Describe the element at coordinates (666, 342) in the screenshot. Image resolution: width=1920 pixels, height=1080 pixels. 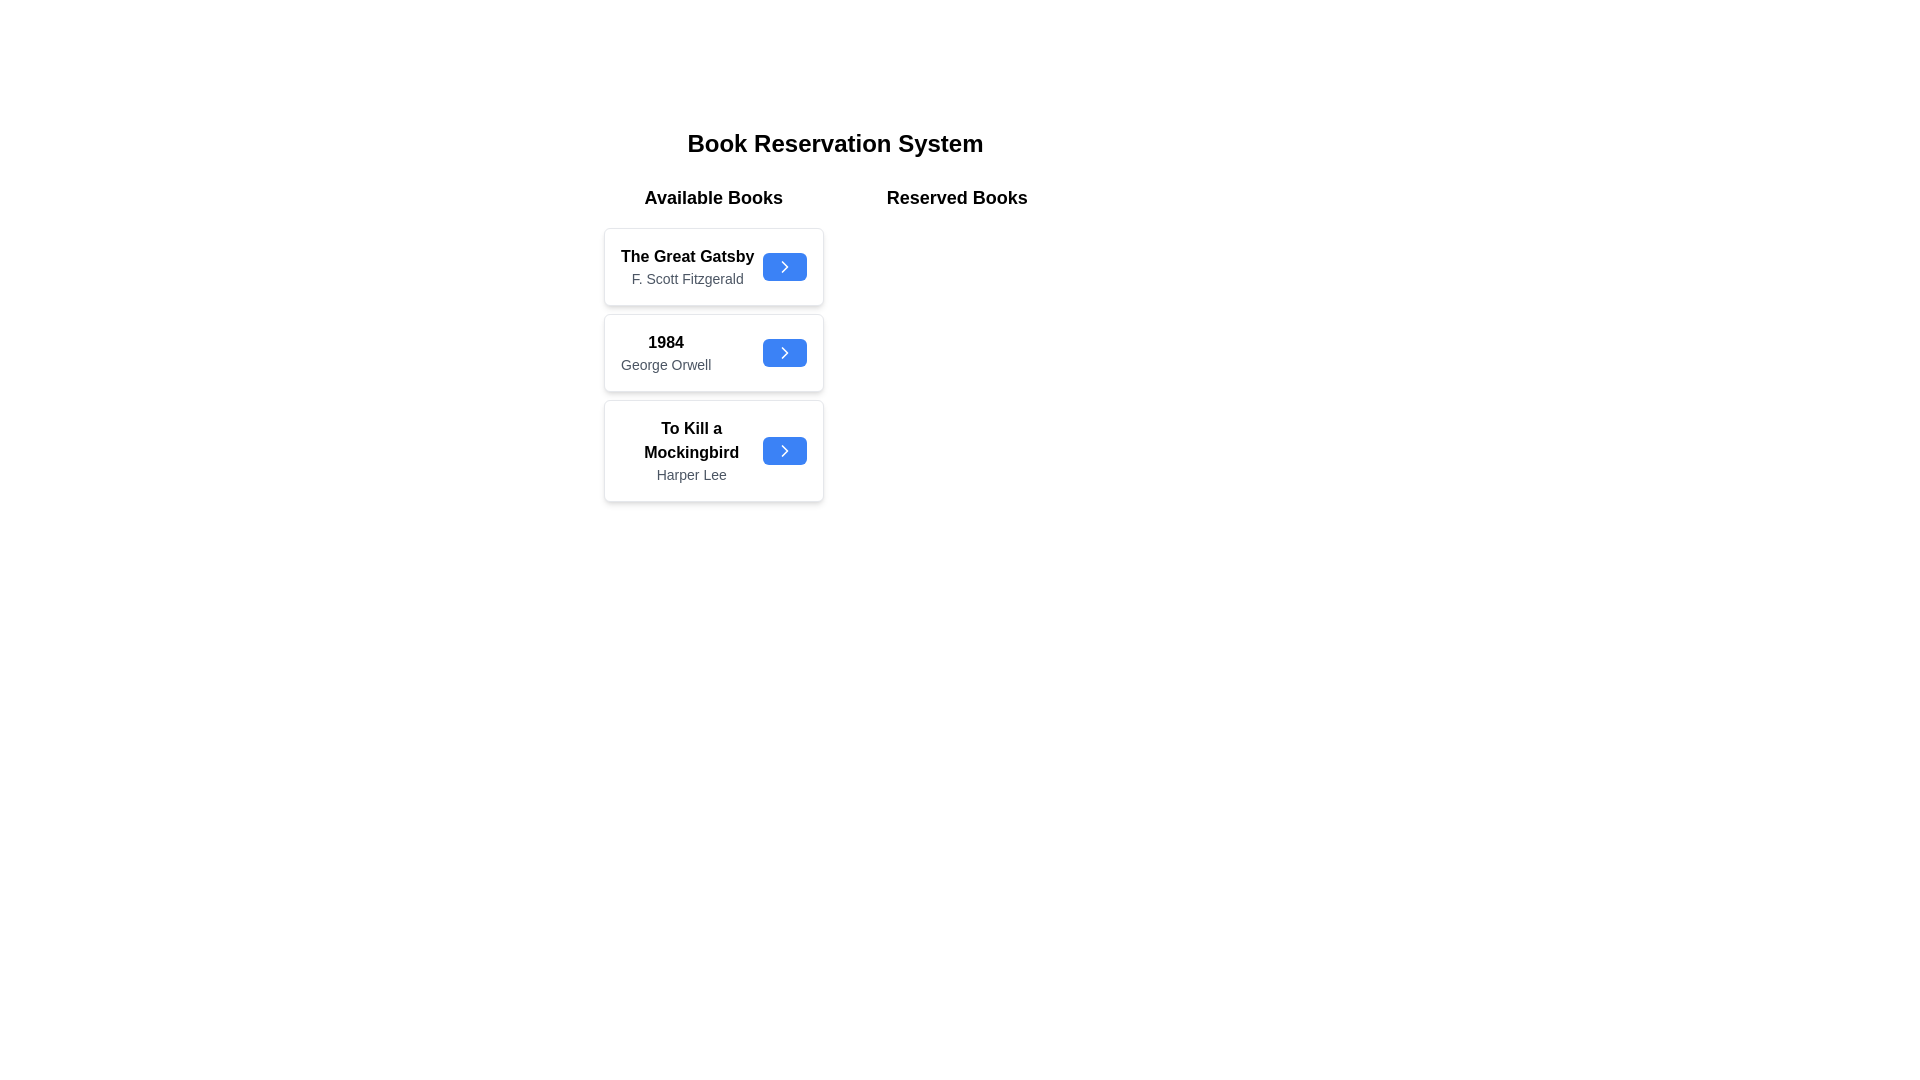
I see `bold text element displaying '1984' located within the card-style layout under the header 'Available Books'` at that location.